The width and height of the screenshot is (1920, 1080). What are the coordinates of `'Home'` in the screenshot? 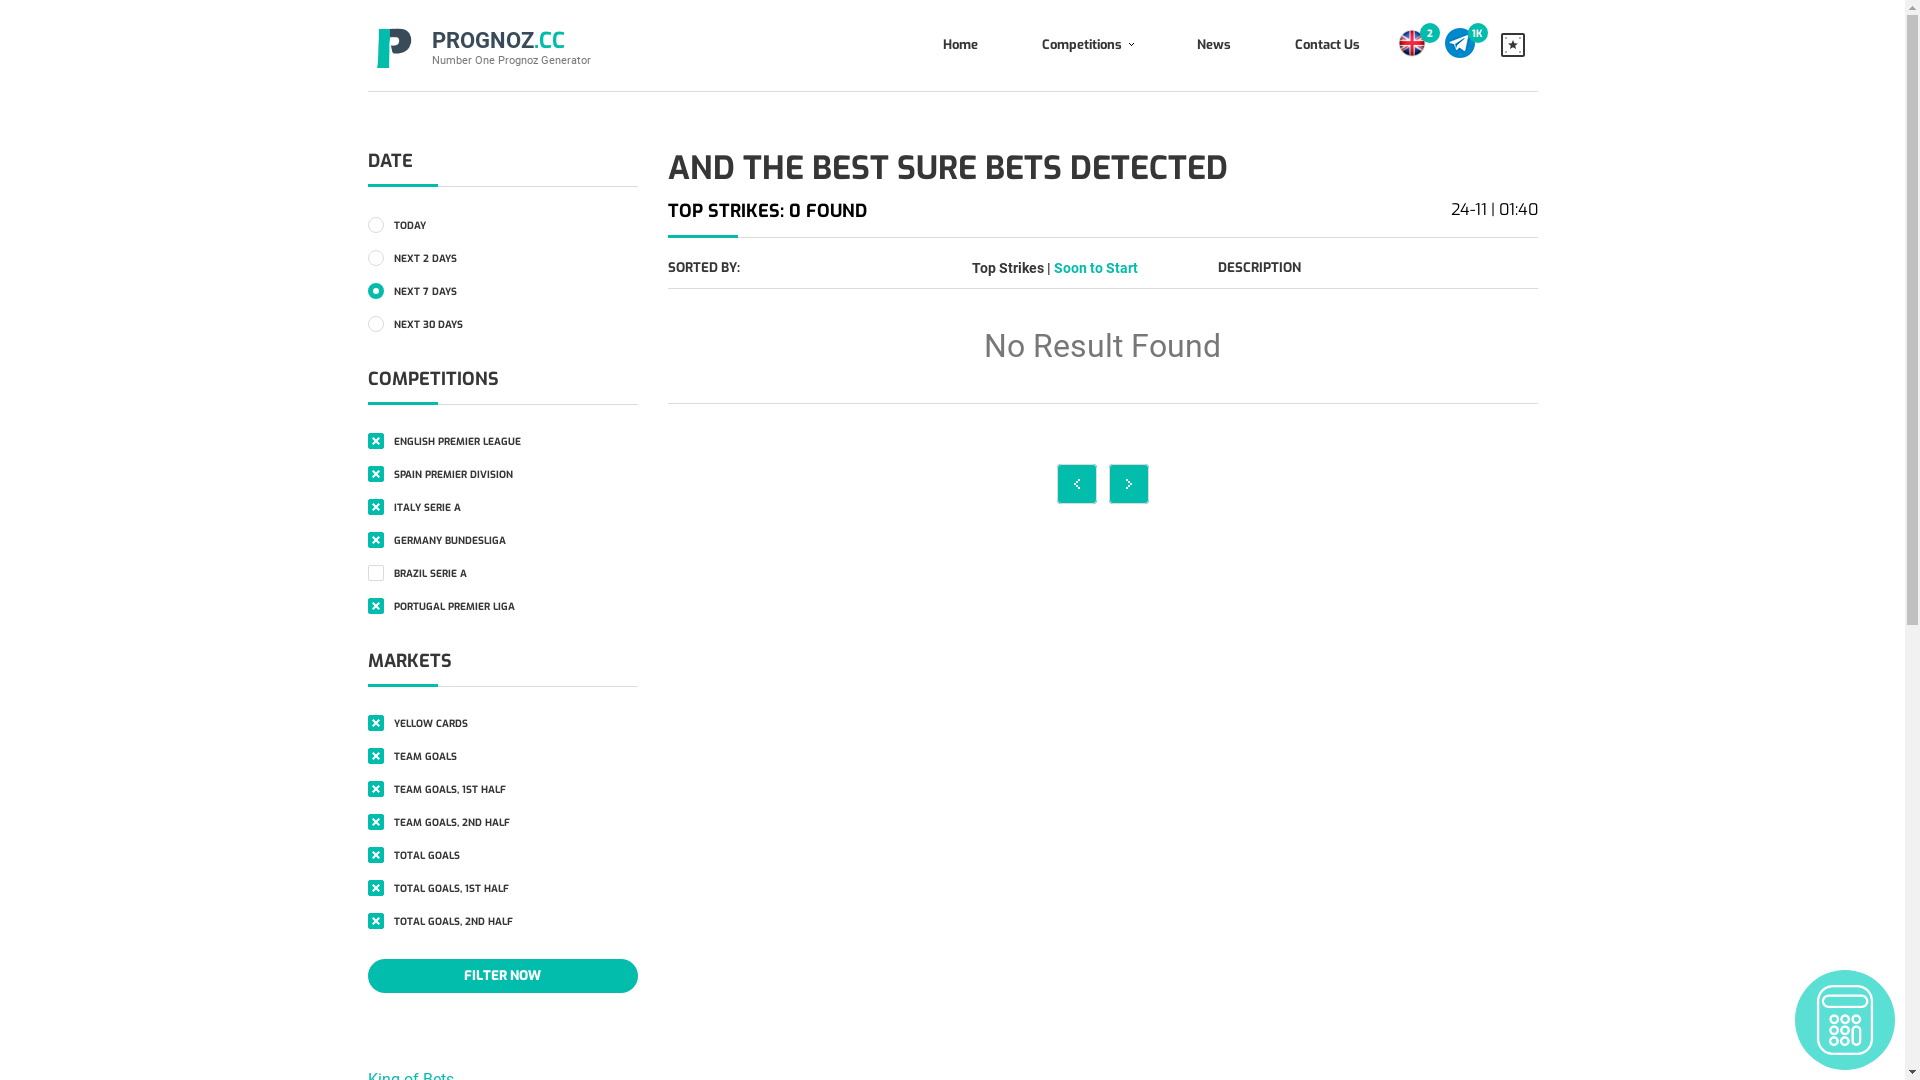 It's located at (958, 45).